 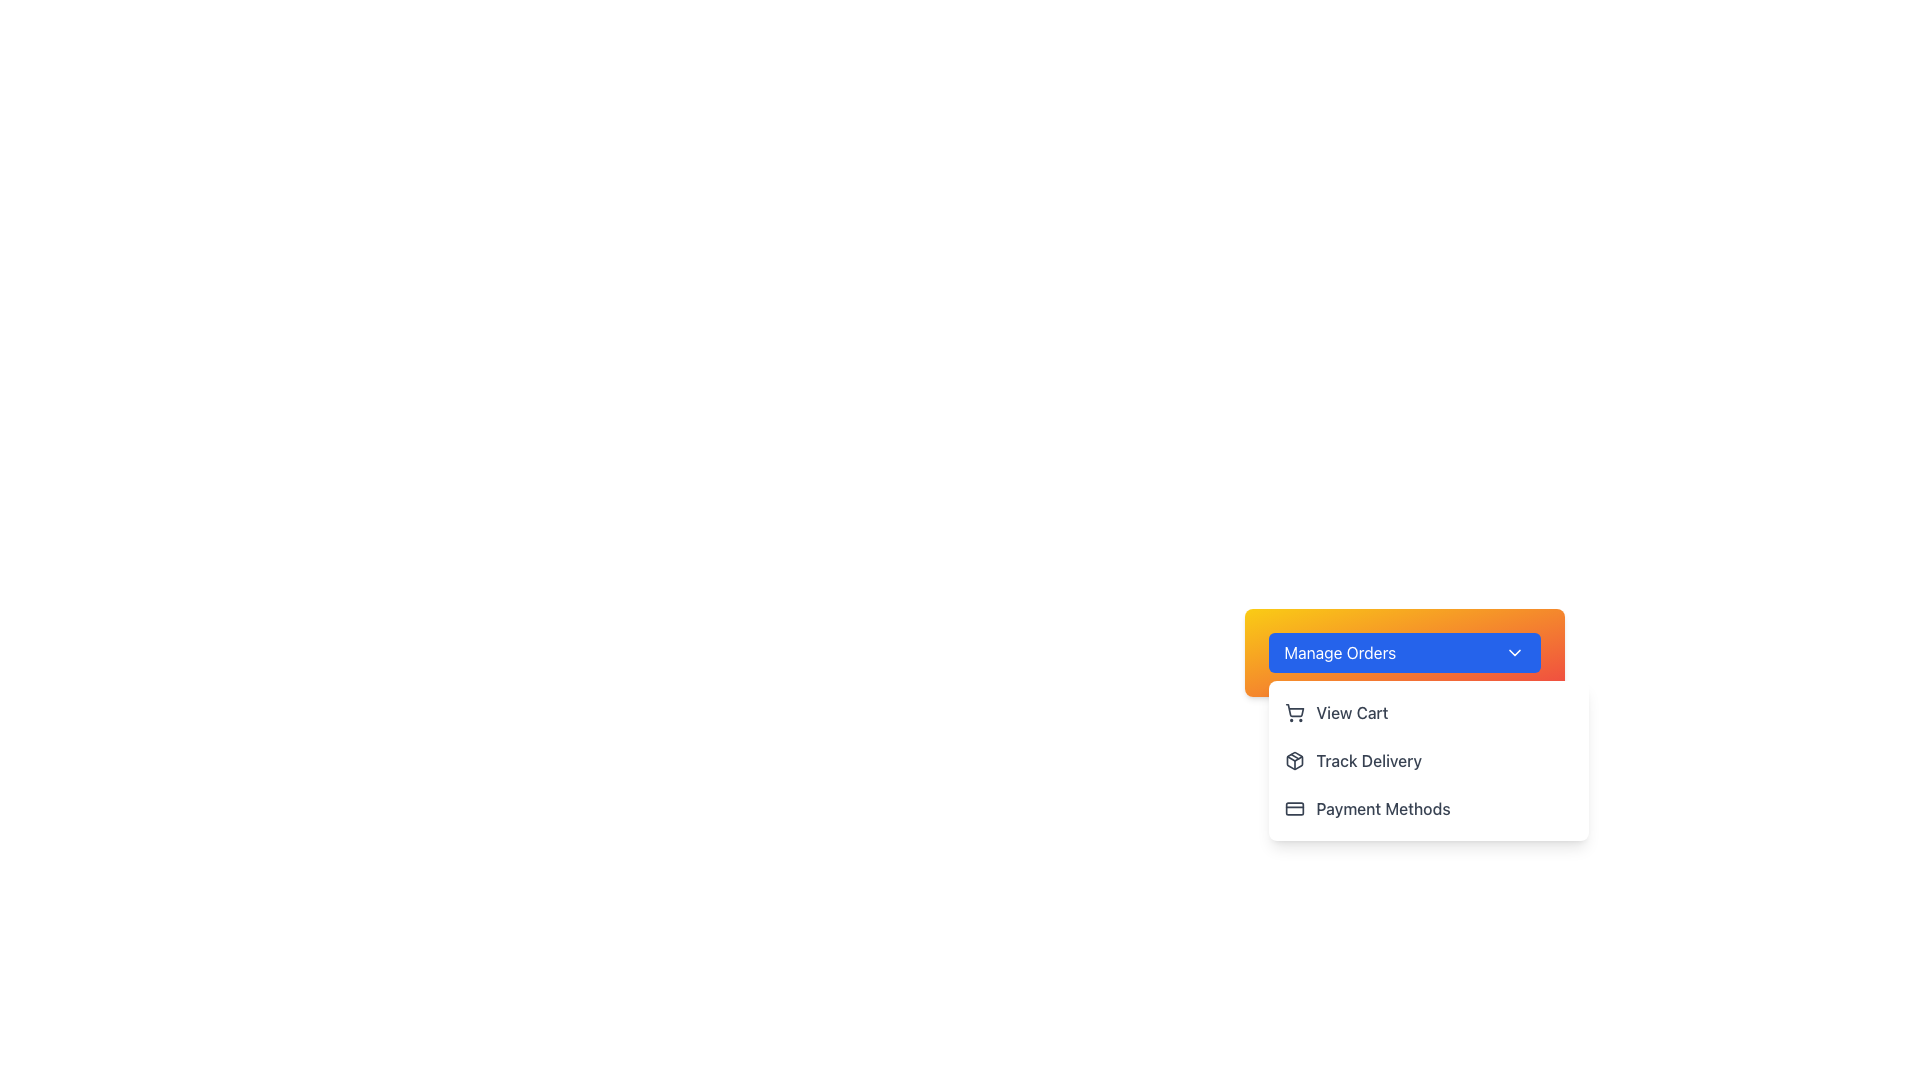 What do you see at coordinates (1294, 808) in the screenshot?
I see `the payment methods icon, which is located at the start of the list item labeled 'Payment Methods', serving as a visual indicator for managing payment options` at bounding box center [1294, 808].